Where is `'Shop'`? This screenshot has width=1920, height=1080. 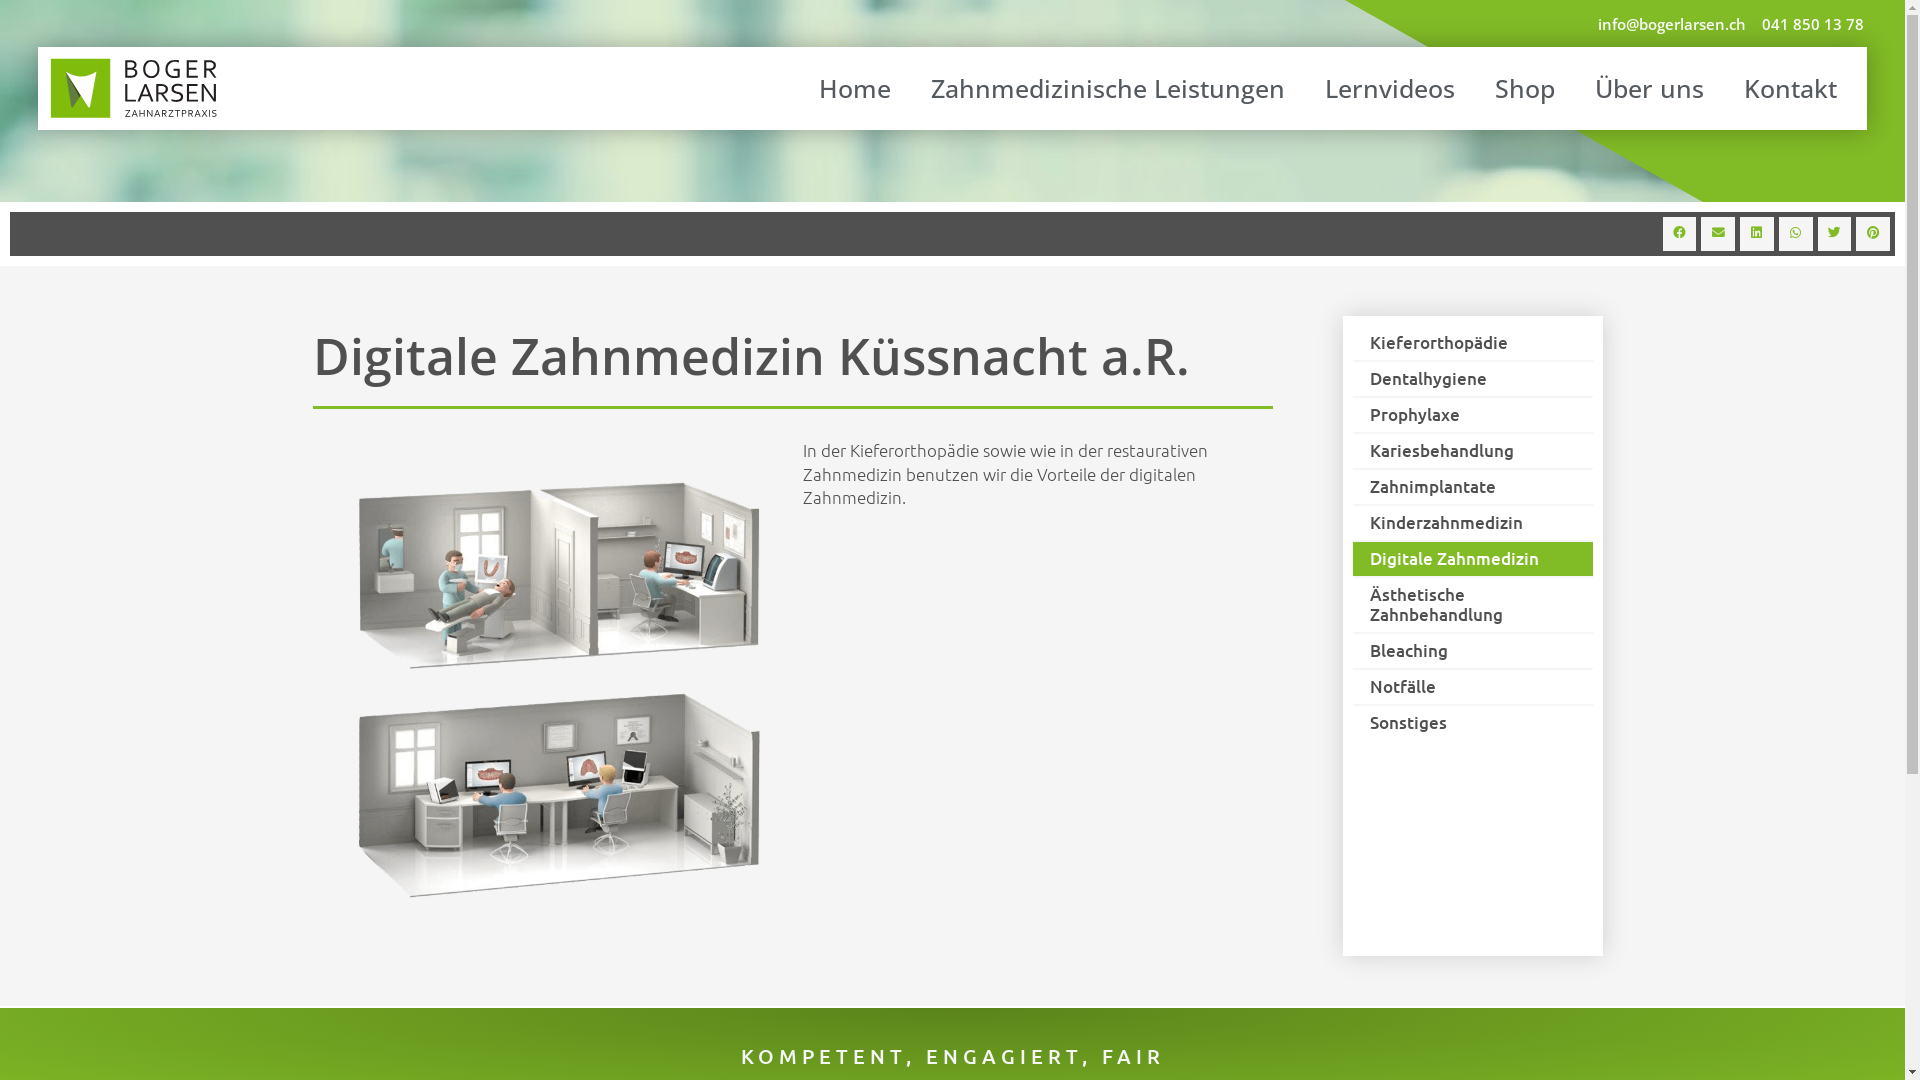
'Shop' is located at coordinates (1524, 87).